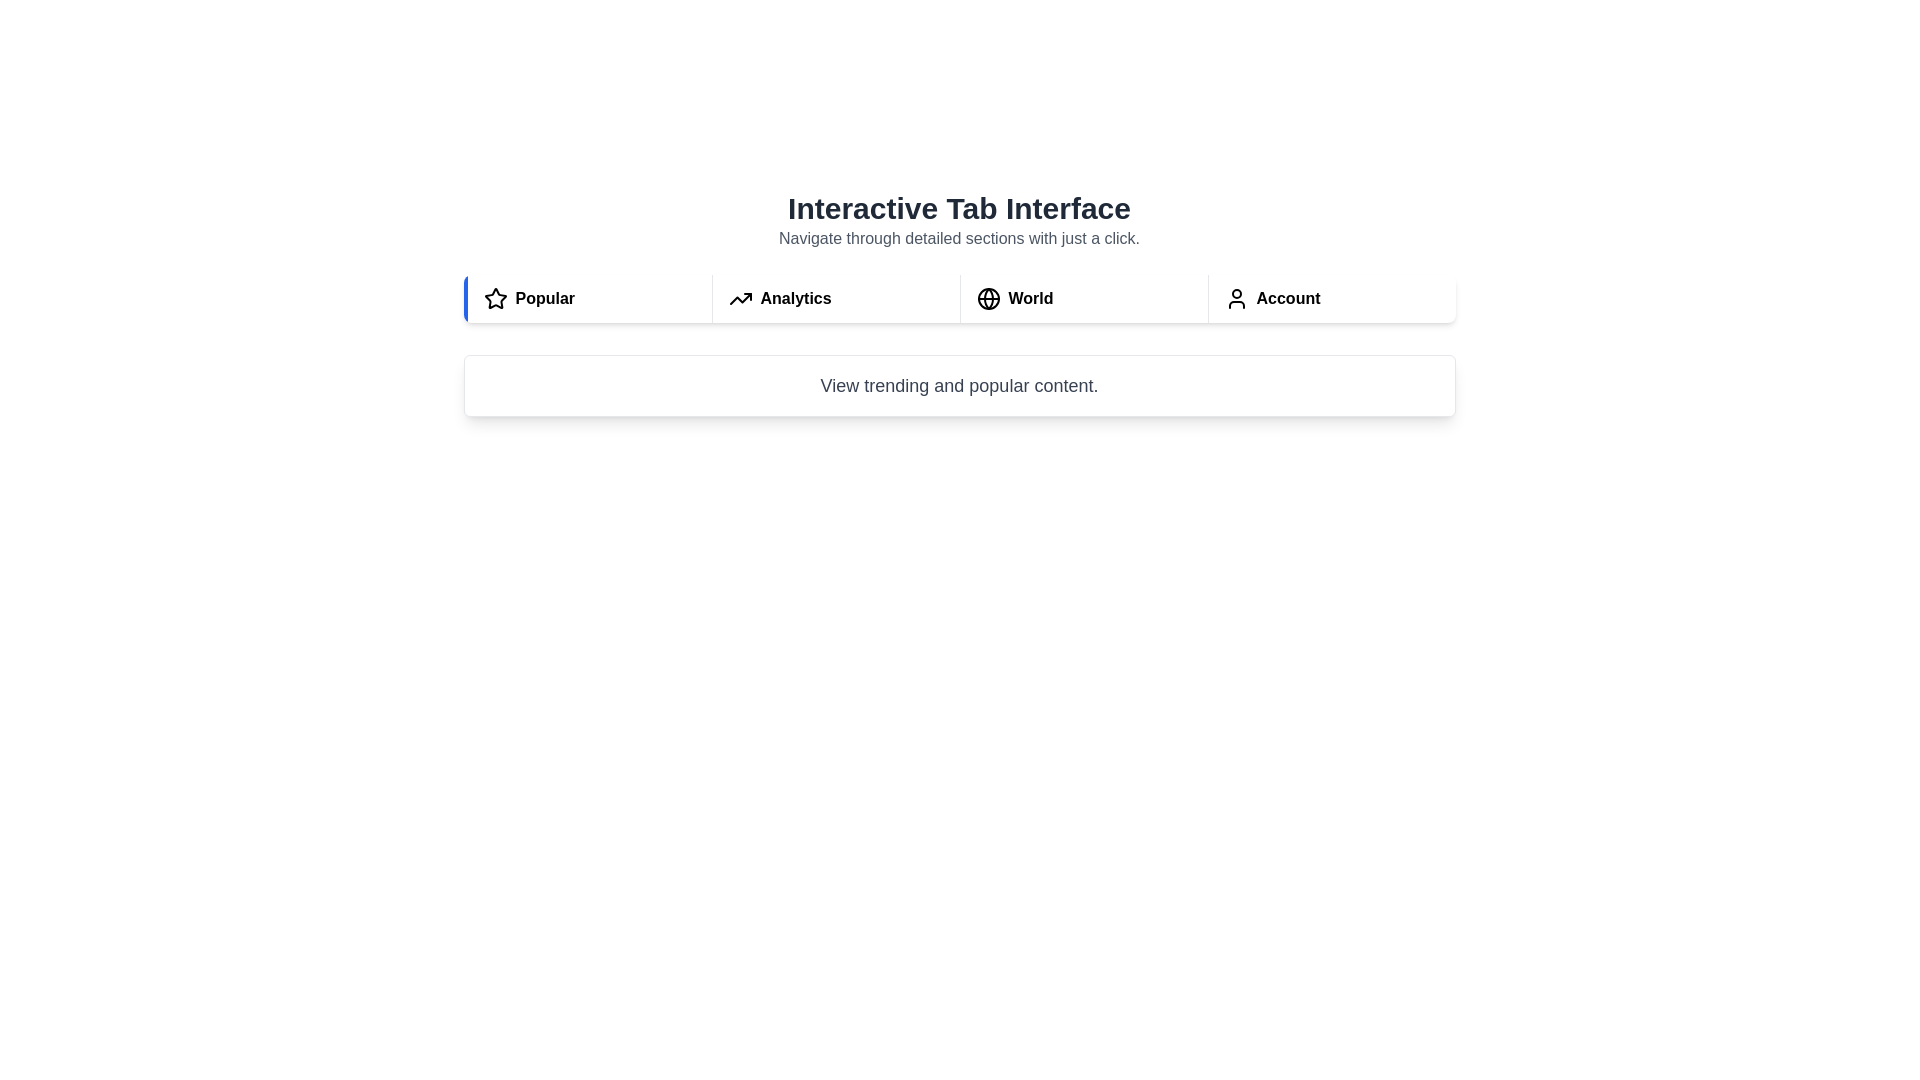  I want to click on the Popular tab to preview its style, so click(586, 299).